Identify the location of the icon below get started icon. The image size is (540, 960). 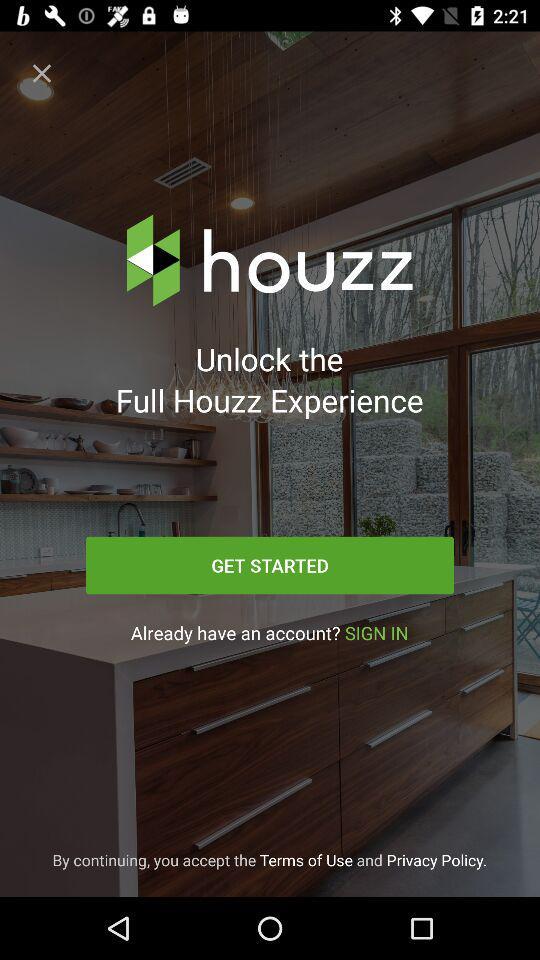
(269, 632).